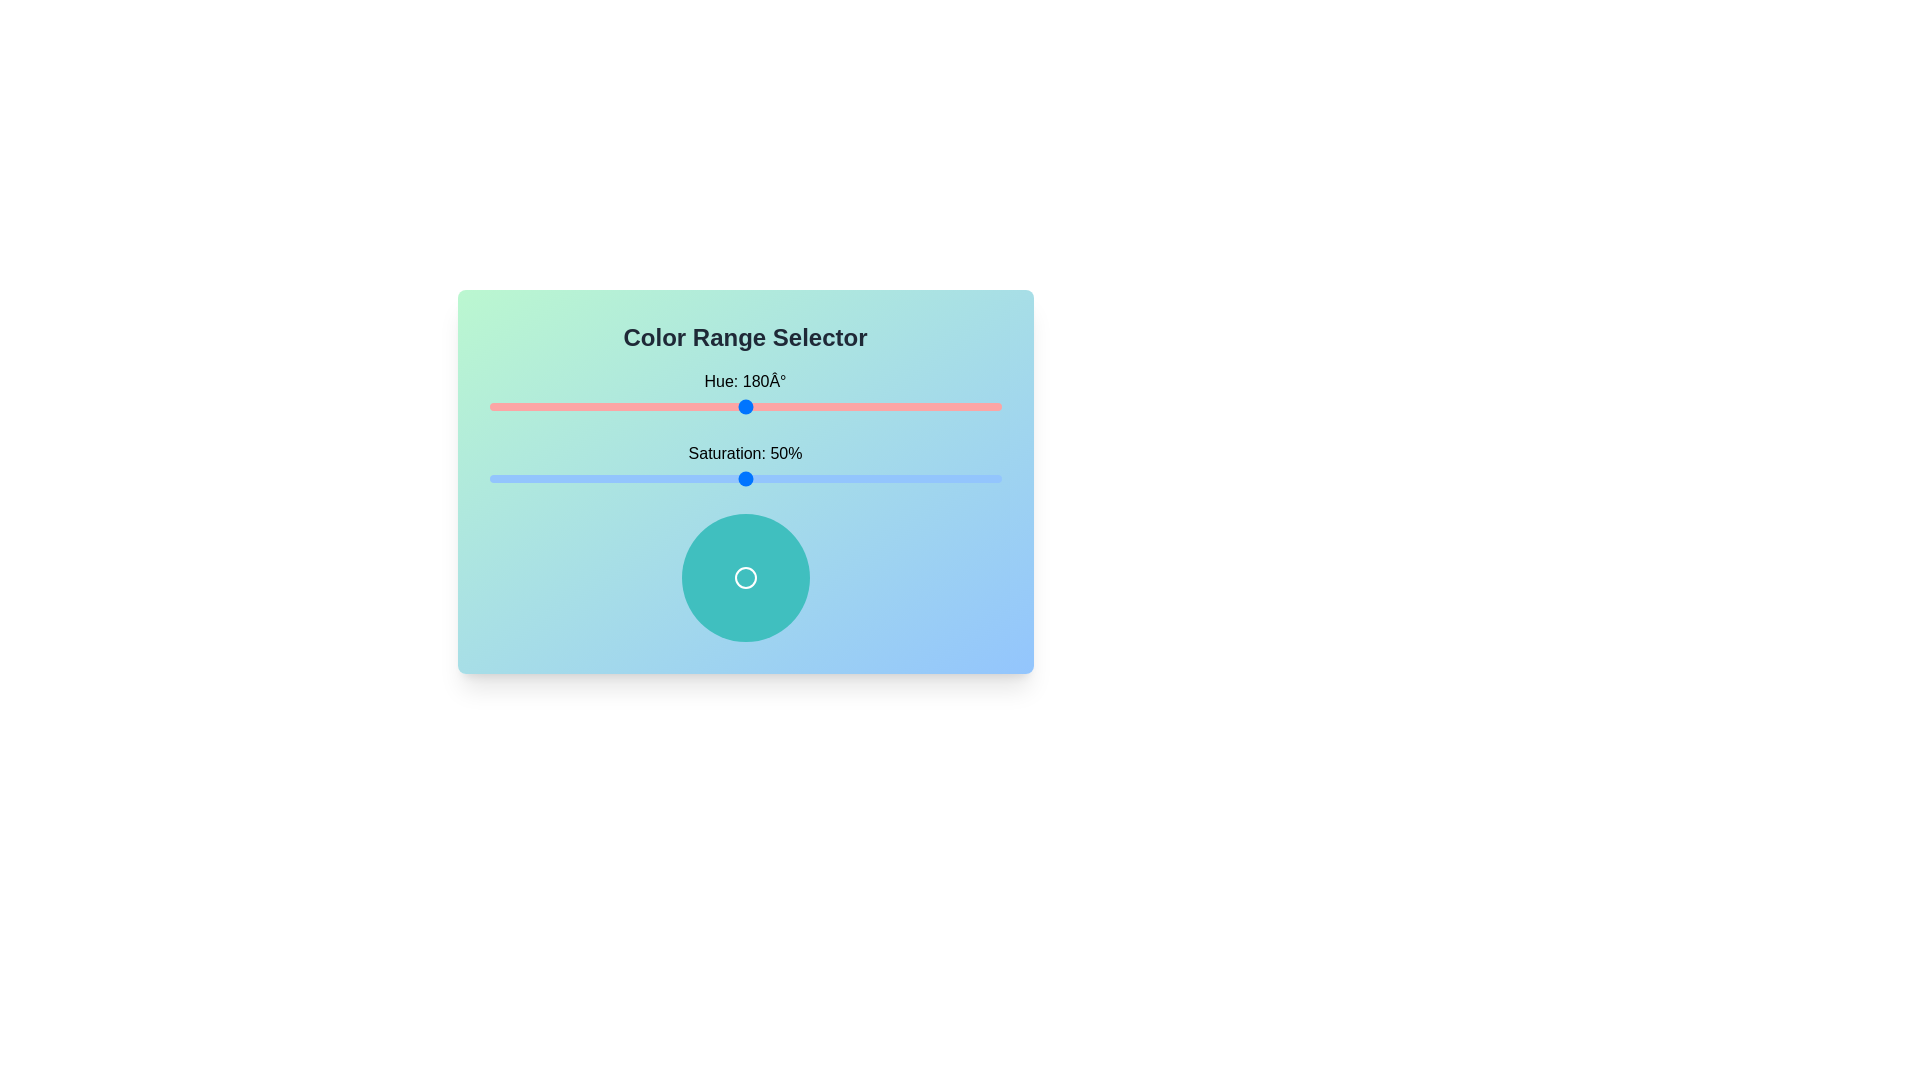  Describe the element at coordinates (565, 478) in the screenshot. I see `the saturation slider to set the saturation to 15%` at that location.